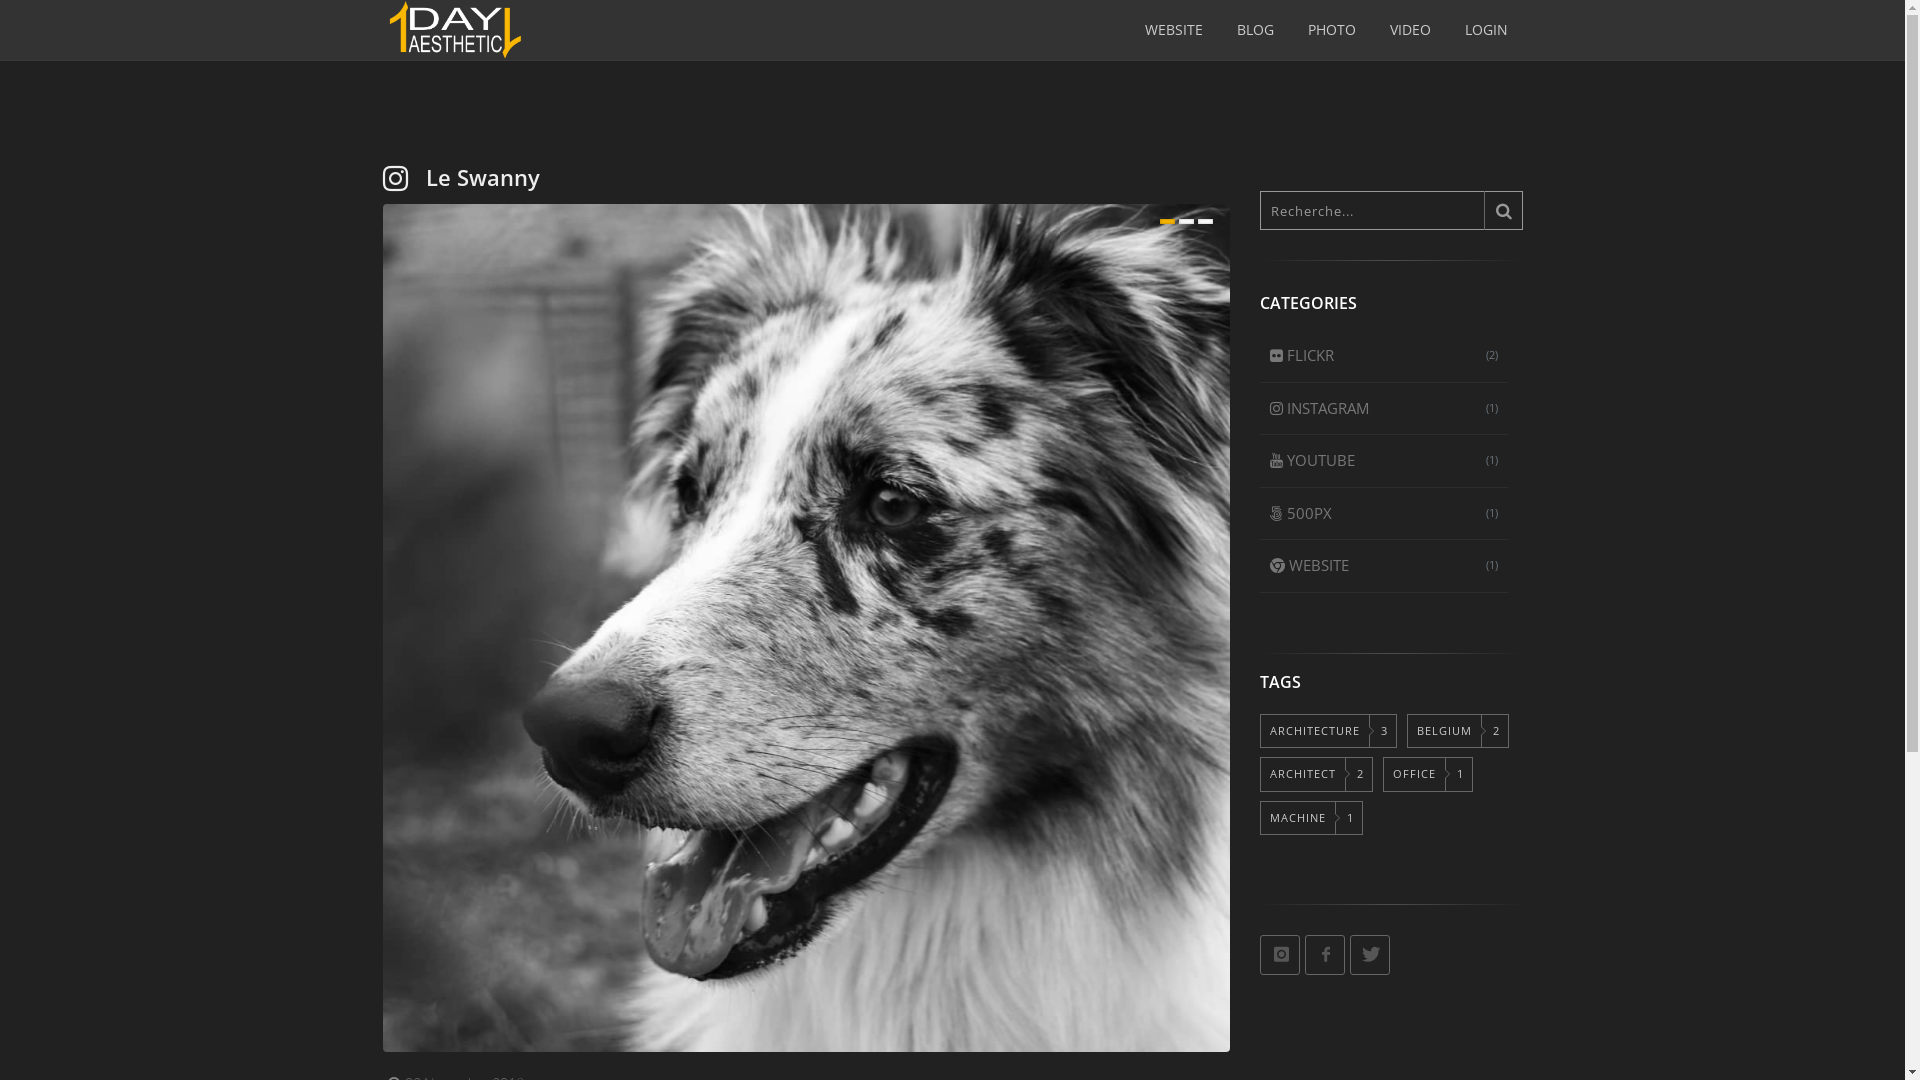 The height and width of the screenshot is (1080, 1920). I want to click on '(1), so click(1382, 566).